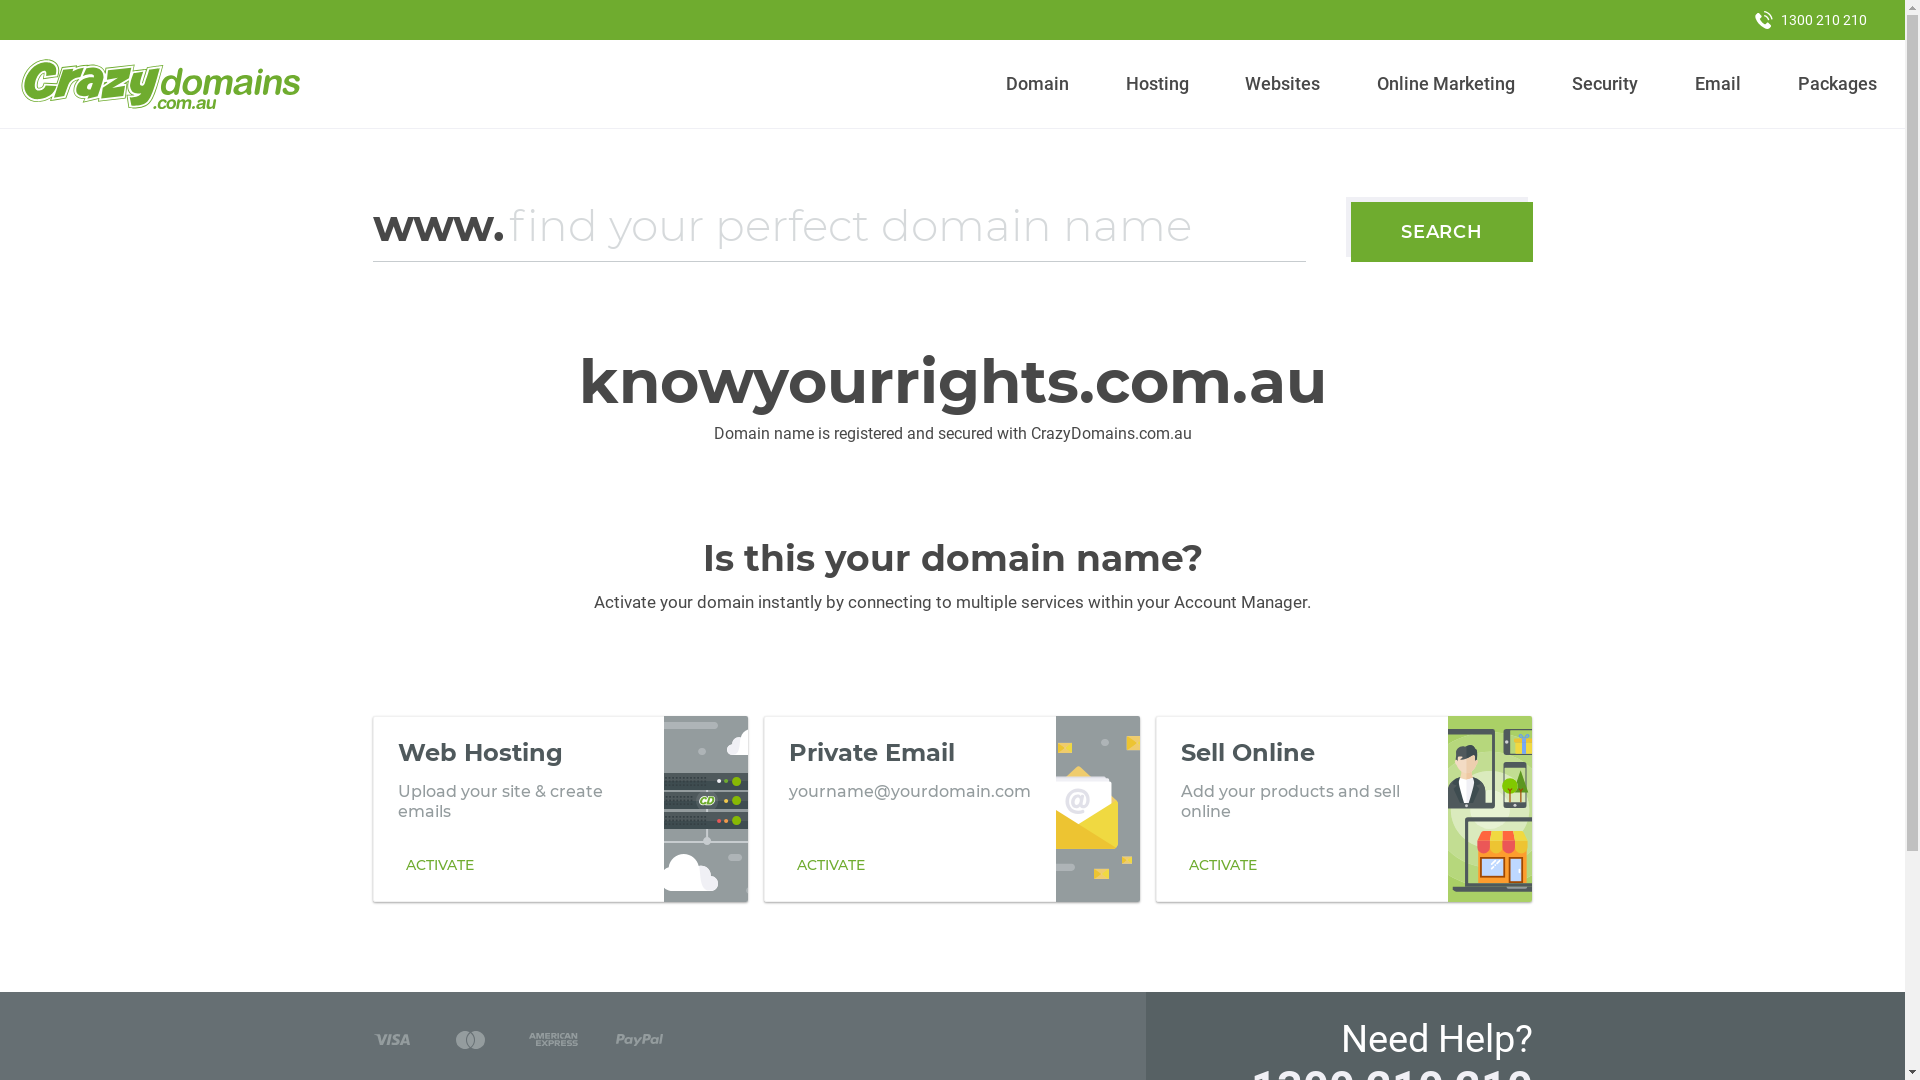 The width and height of the screenshot is (1920, 1080). Describe the element at coordinates (1156, 83) in the screenshot. I see `'Hosting'` at that location.